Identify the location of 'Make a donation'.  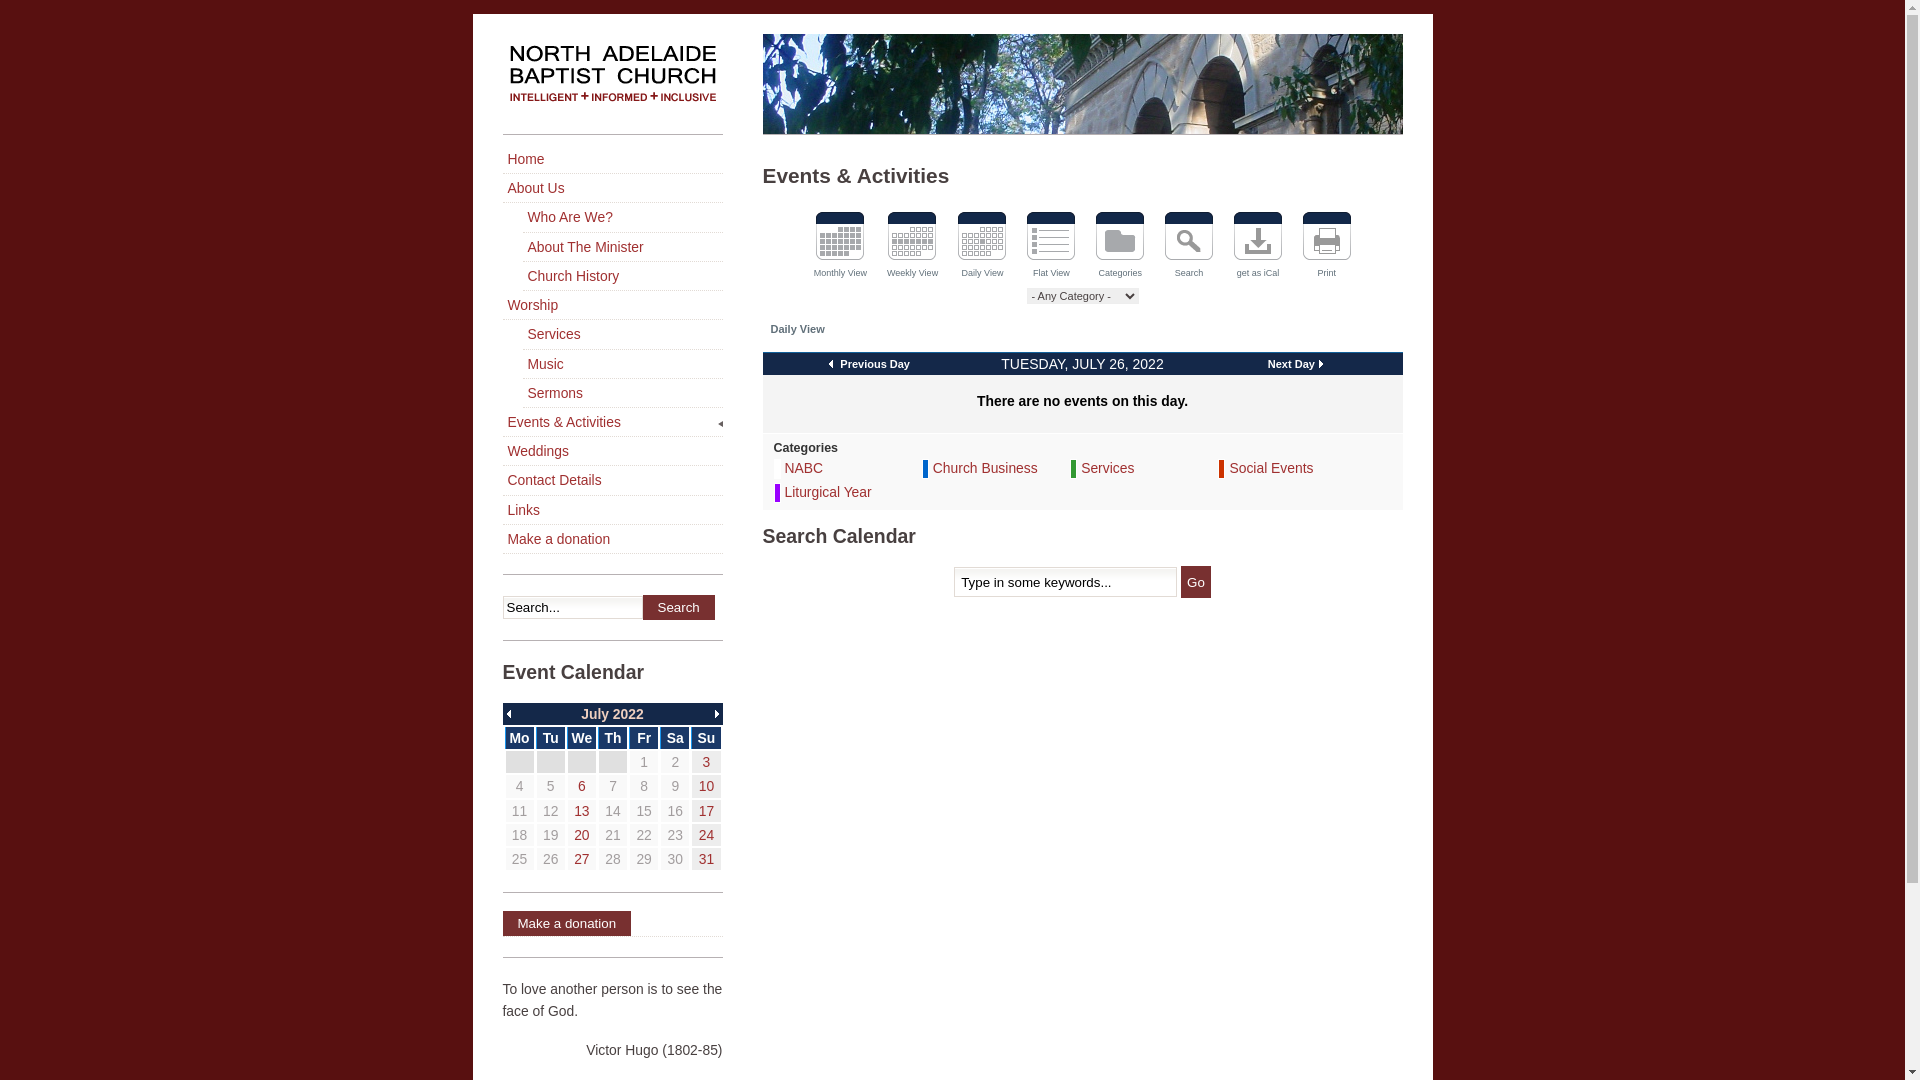
(502, 538).